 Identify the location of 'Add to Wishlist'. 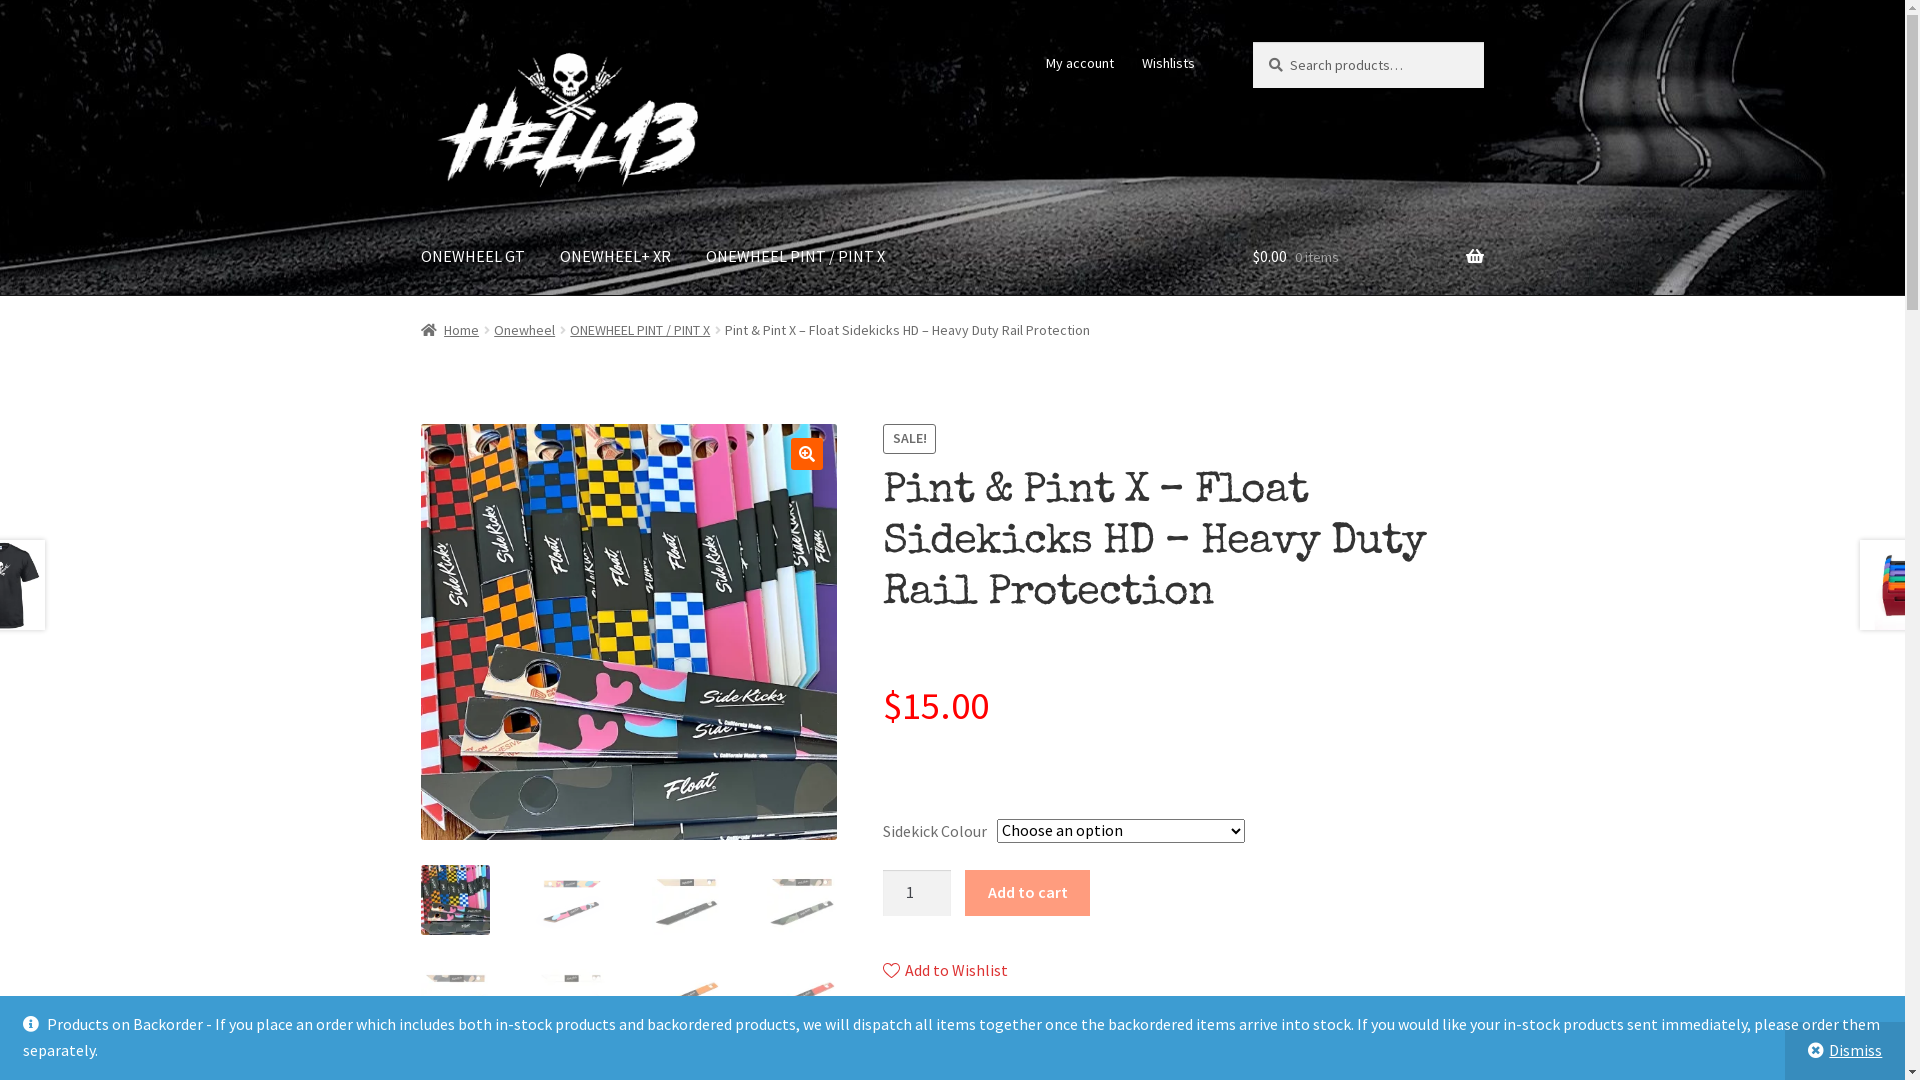
(944, 970).